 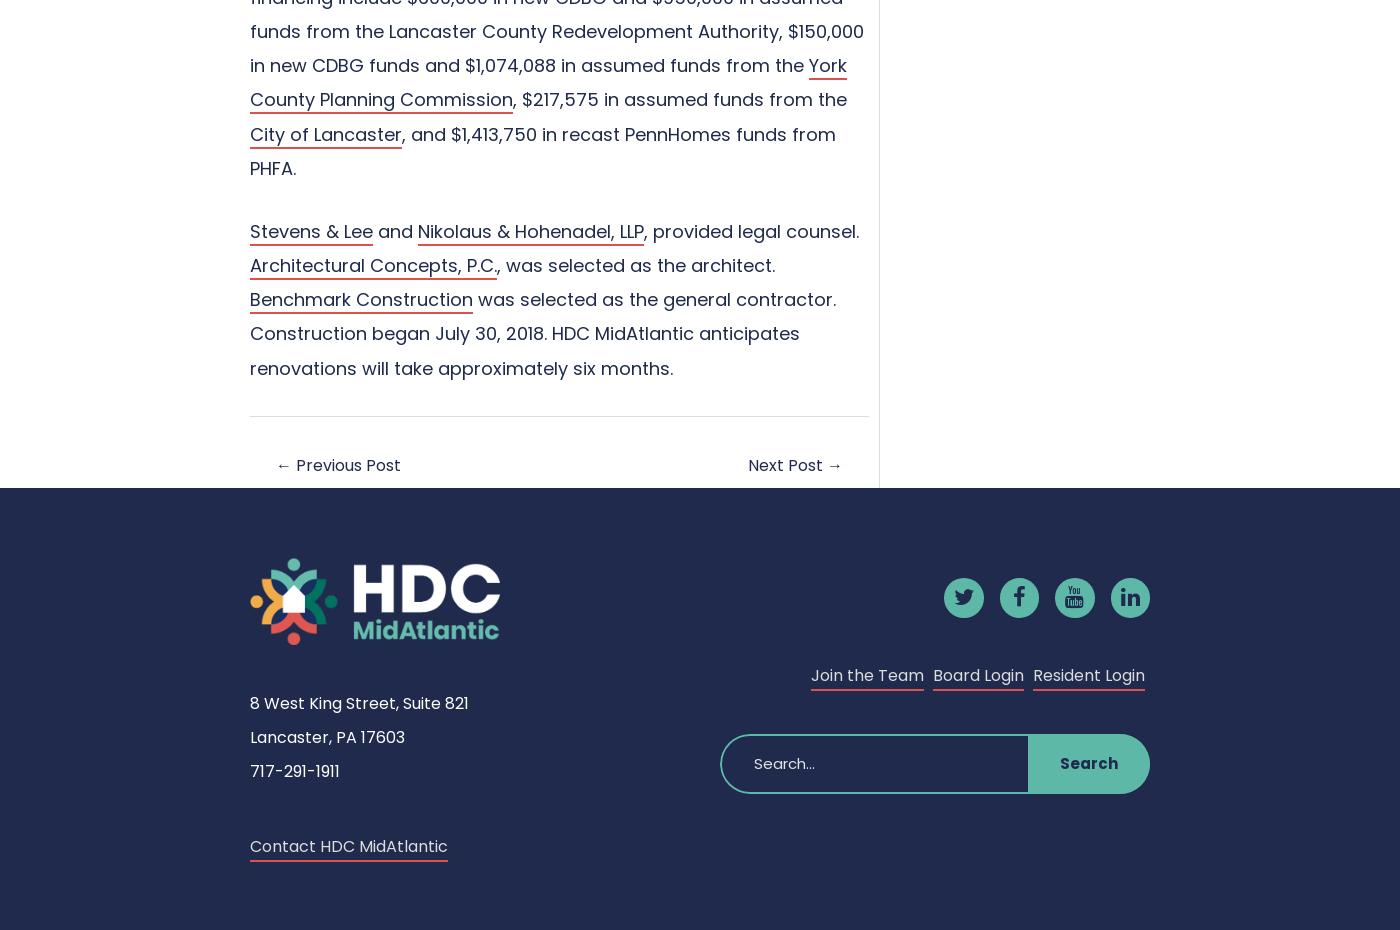 I want to click on ', and $1,413,750 in recast PennHomes funds from PHFA.', so click(x=543, y=150).